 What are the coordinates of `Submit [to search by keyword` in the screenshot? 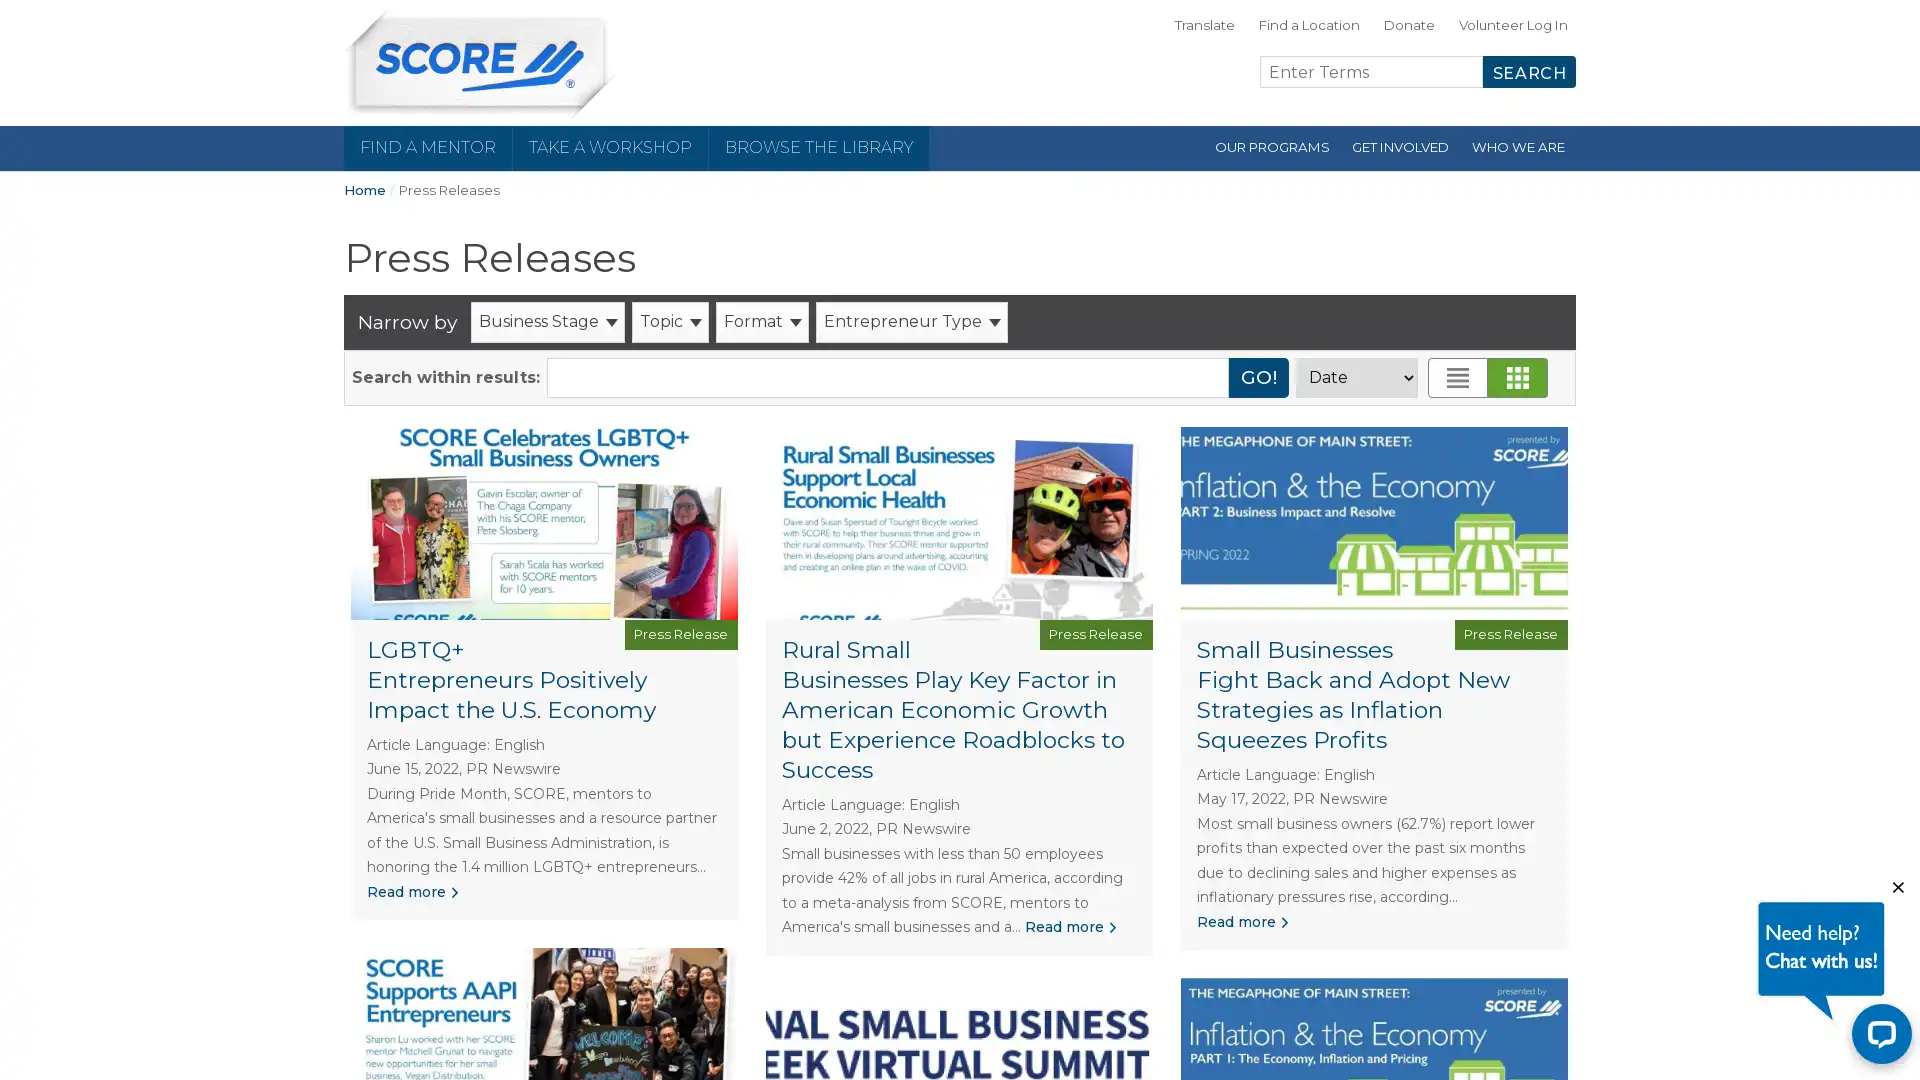 It's located at (1257, 377).